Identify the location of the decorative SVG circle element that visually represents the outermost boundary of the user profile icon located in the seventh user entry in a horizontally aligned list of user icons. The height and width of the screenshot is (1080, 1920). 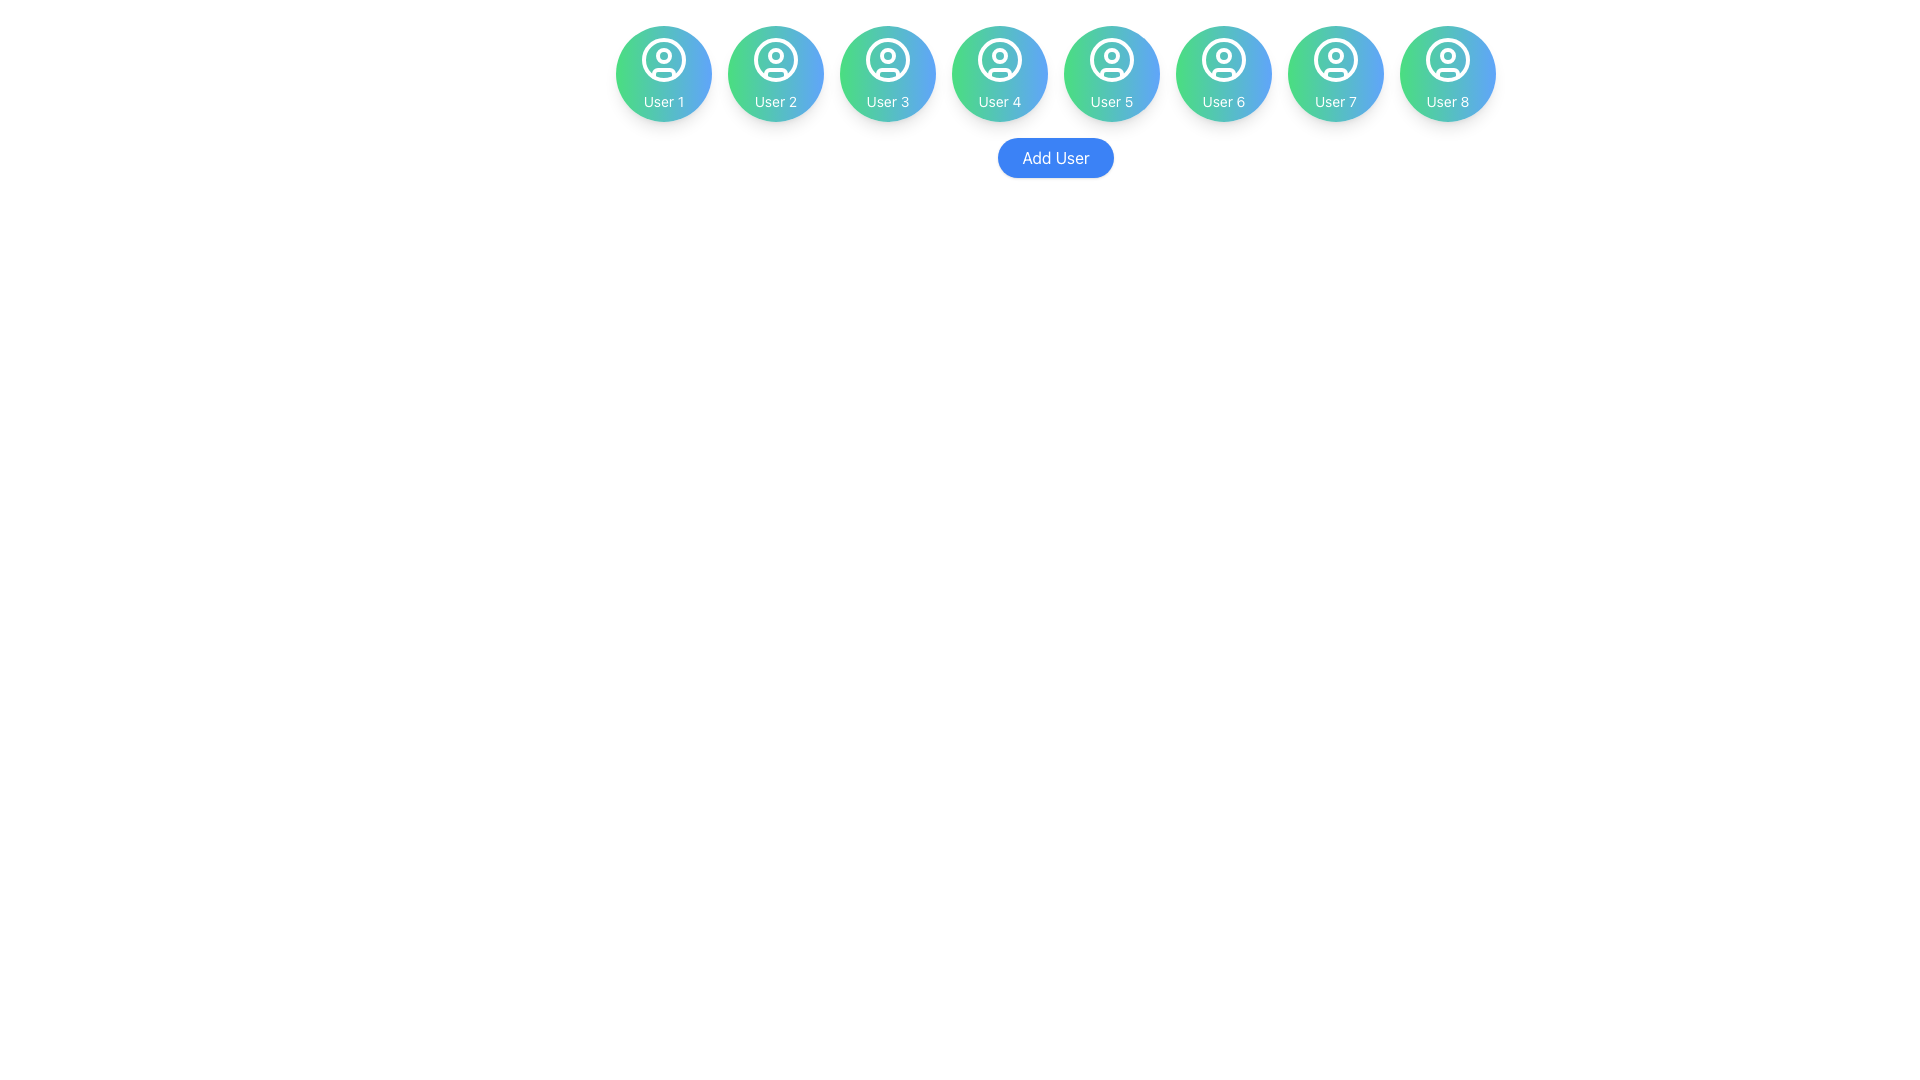
(1335, 59).